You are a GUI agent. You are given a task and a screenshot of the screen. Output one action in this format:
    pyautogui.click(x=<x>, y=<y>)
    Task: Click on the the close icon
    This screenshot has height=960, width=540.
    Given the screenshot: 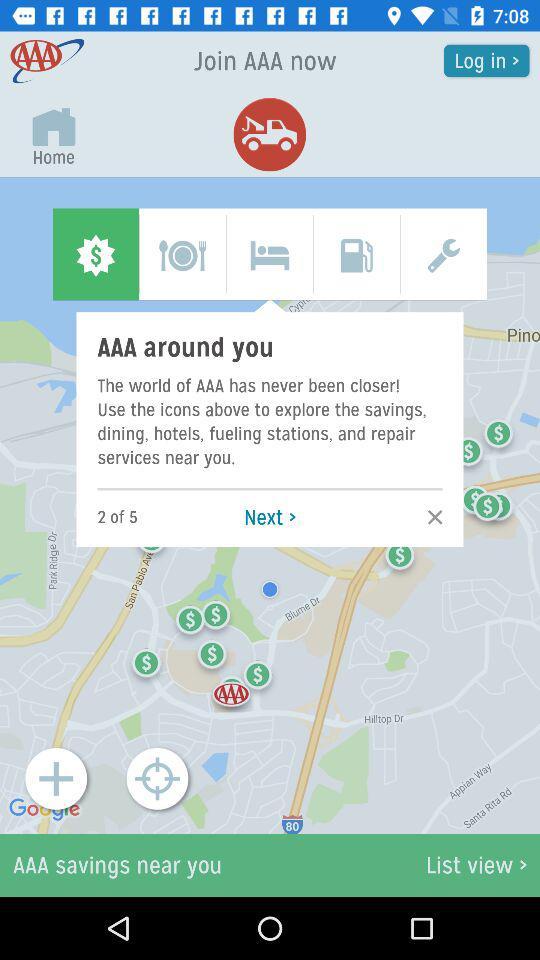 What is the action you would take?
    pyautogui.click(x=428, y=516)
    